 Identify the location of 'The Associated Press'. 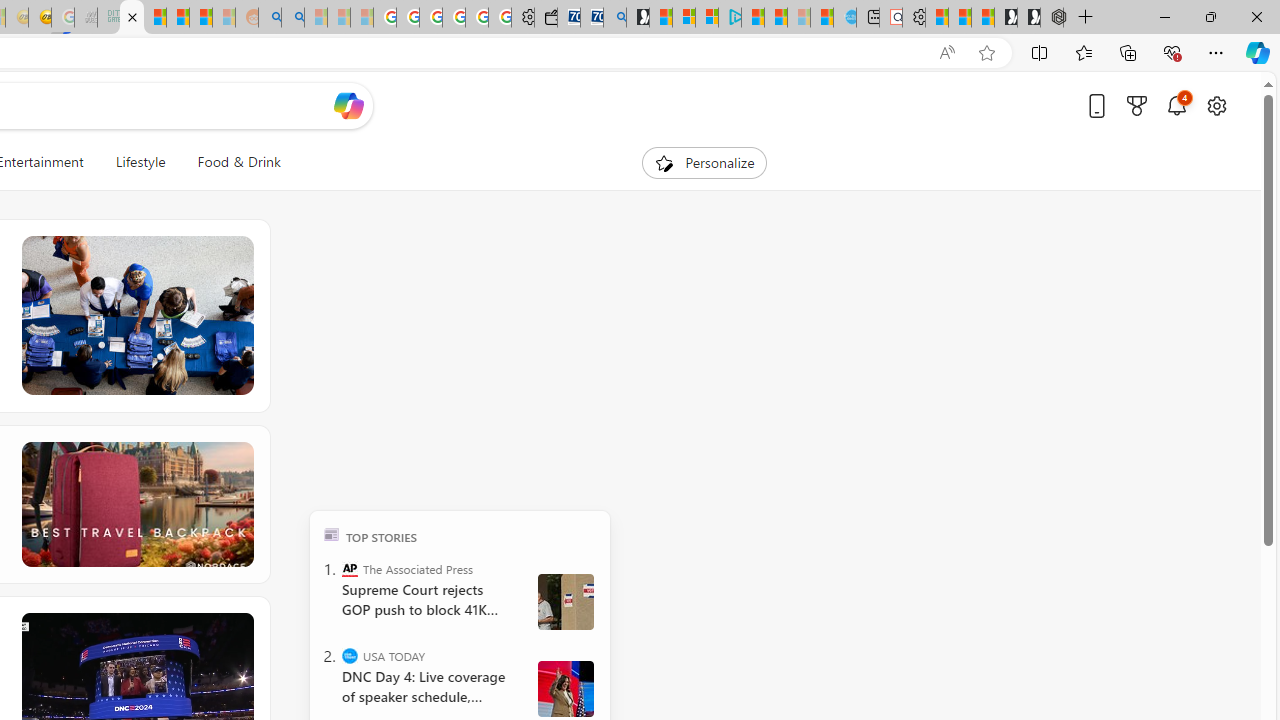
(350, 568).